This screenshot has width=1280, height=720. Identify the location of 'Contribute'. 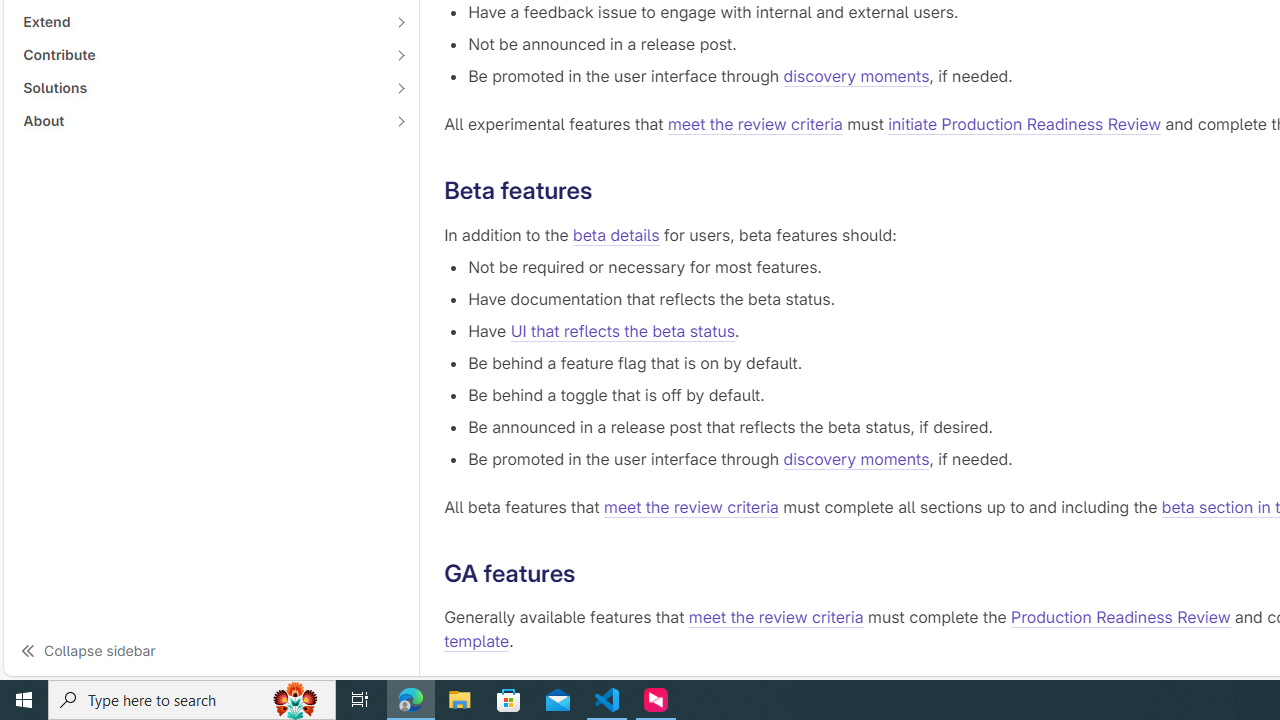
(200, 54).